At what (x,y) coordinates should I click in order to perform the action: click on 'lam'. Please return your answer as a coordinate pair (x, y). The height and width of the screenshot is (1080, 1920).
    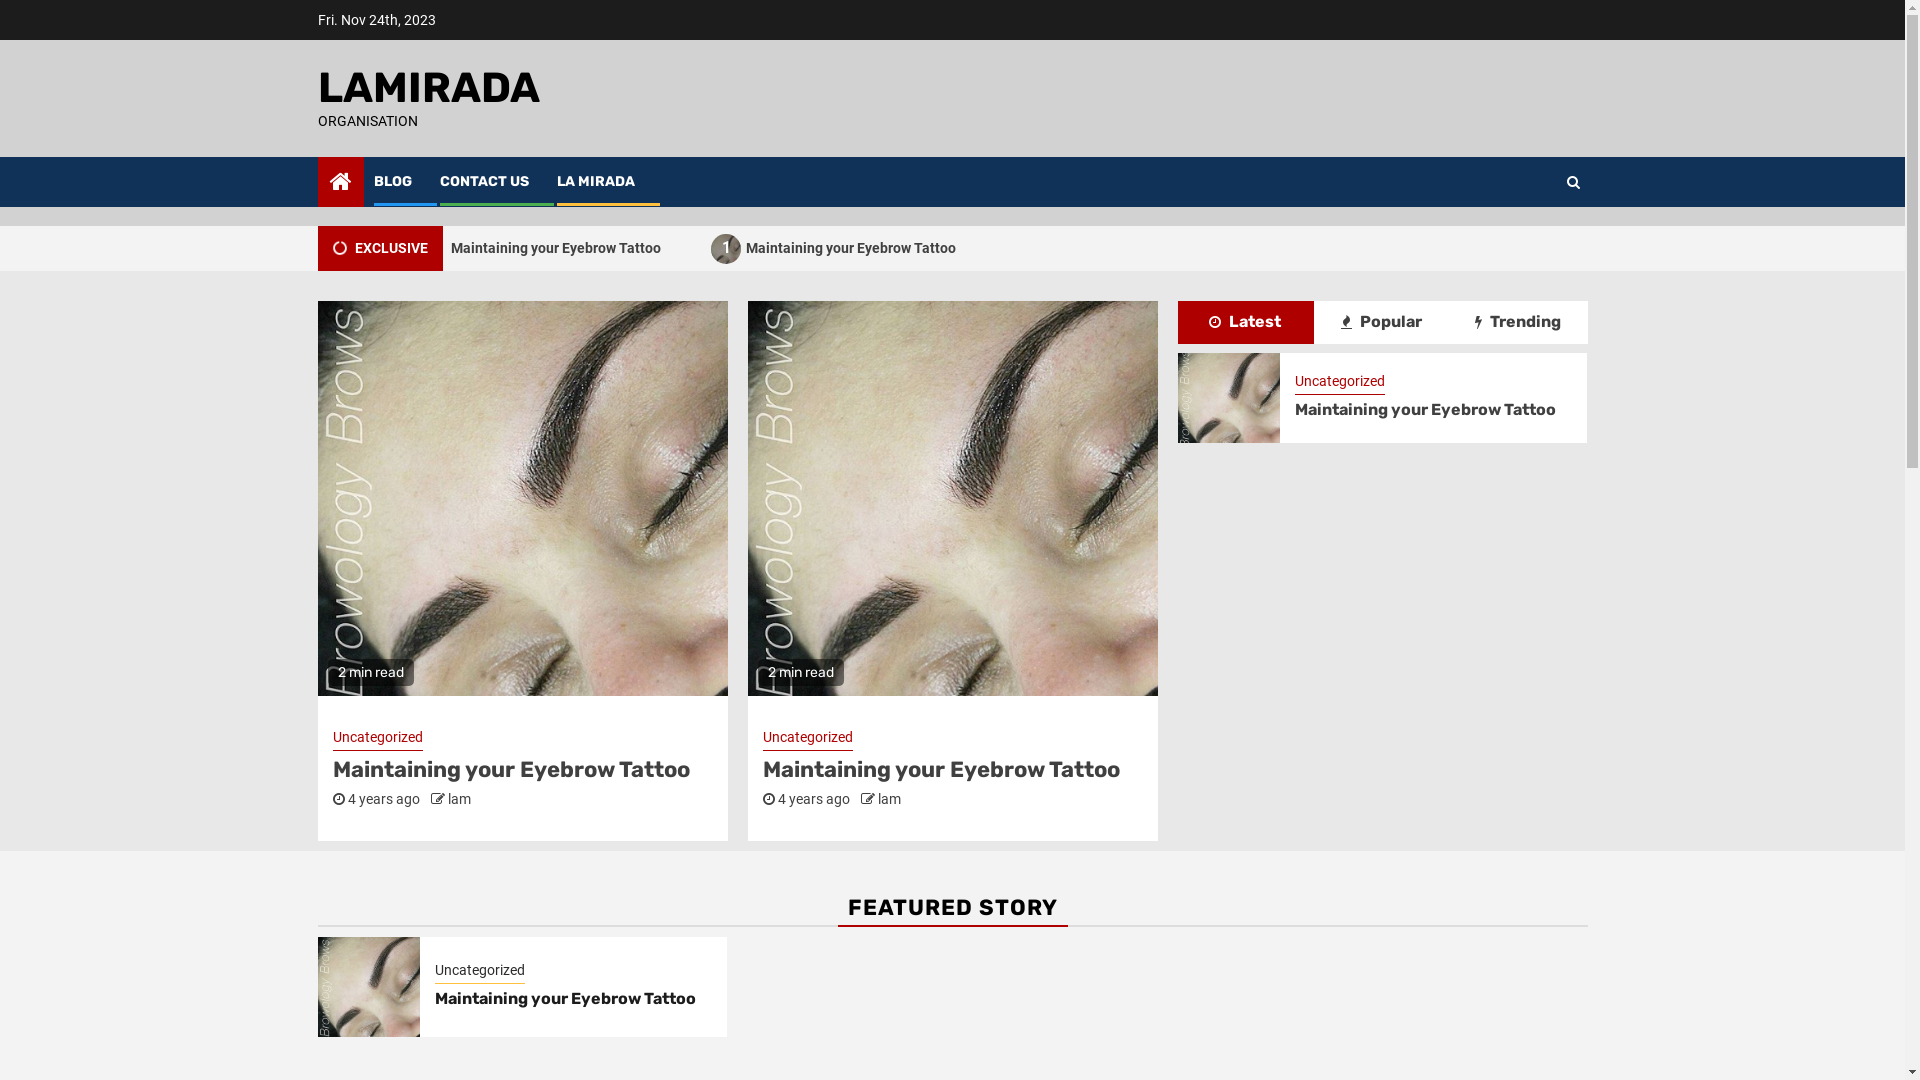
    Looking at the image, I should click on (888, 797).